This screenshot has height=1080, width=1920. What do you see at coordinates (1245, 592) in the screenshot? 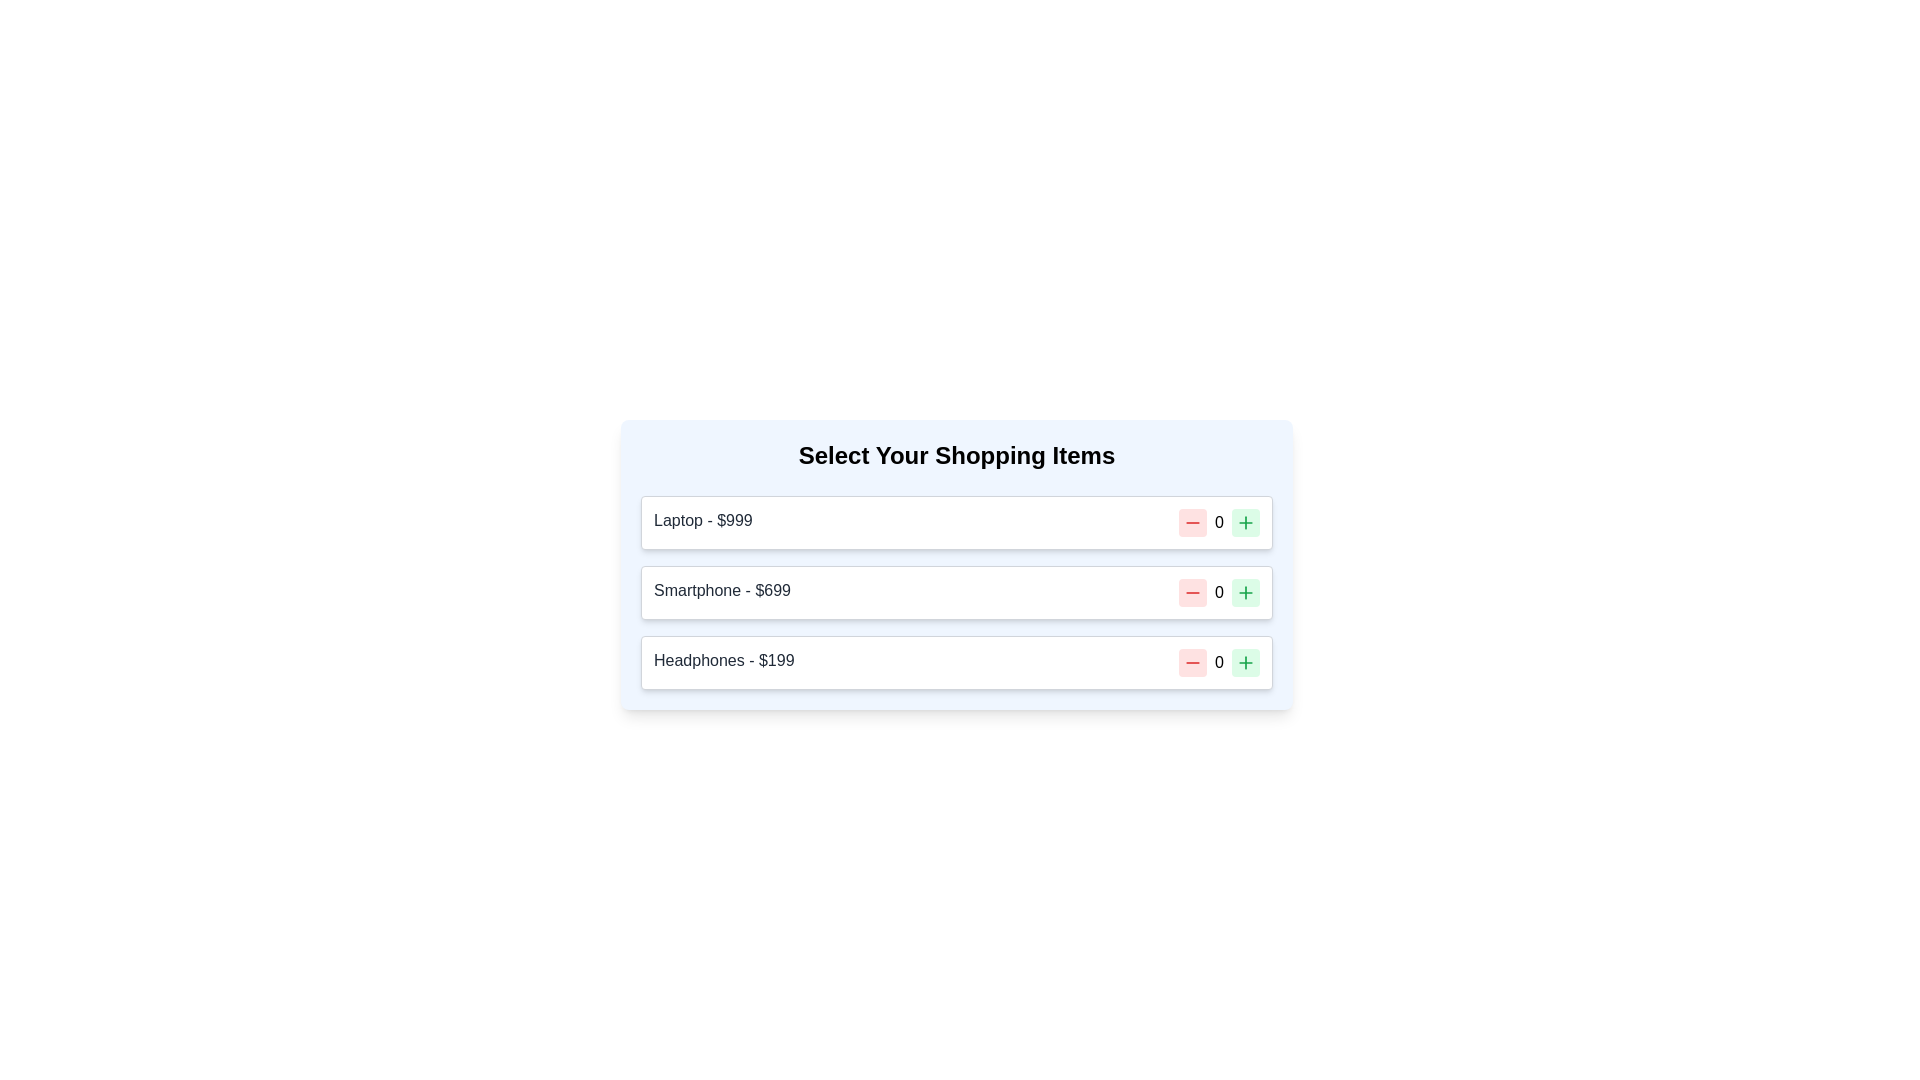
I see `the green plus icon SVG button located to the far right of the row labeled 'Smartphone - $699'` at bounding box center [1245, 592].